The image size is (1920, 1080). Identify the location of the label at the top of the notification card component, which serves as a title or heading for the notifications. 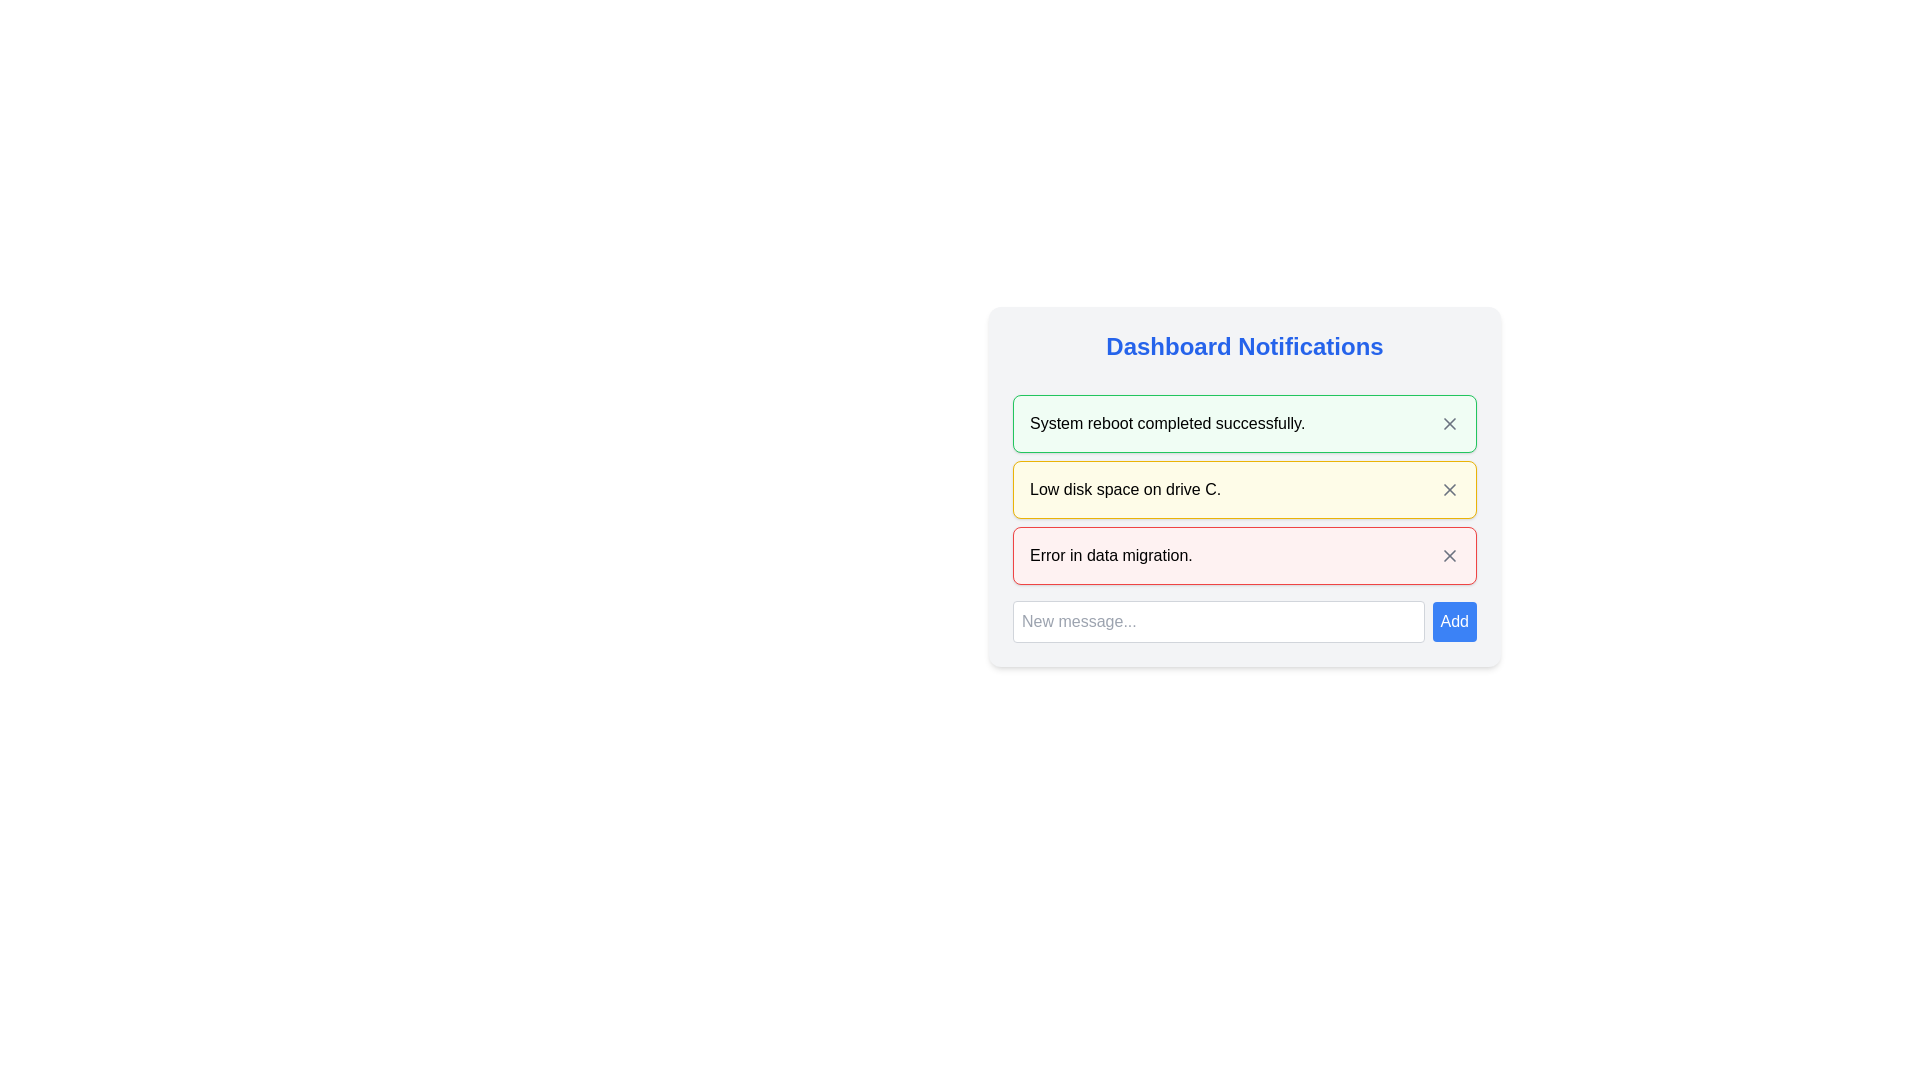
(1243, 346).